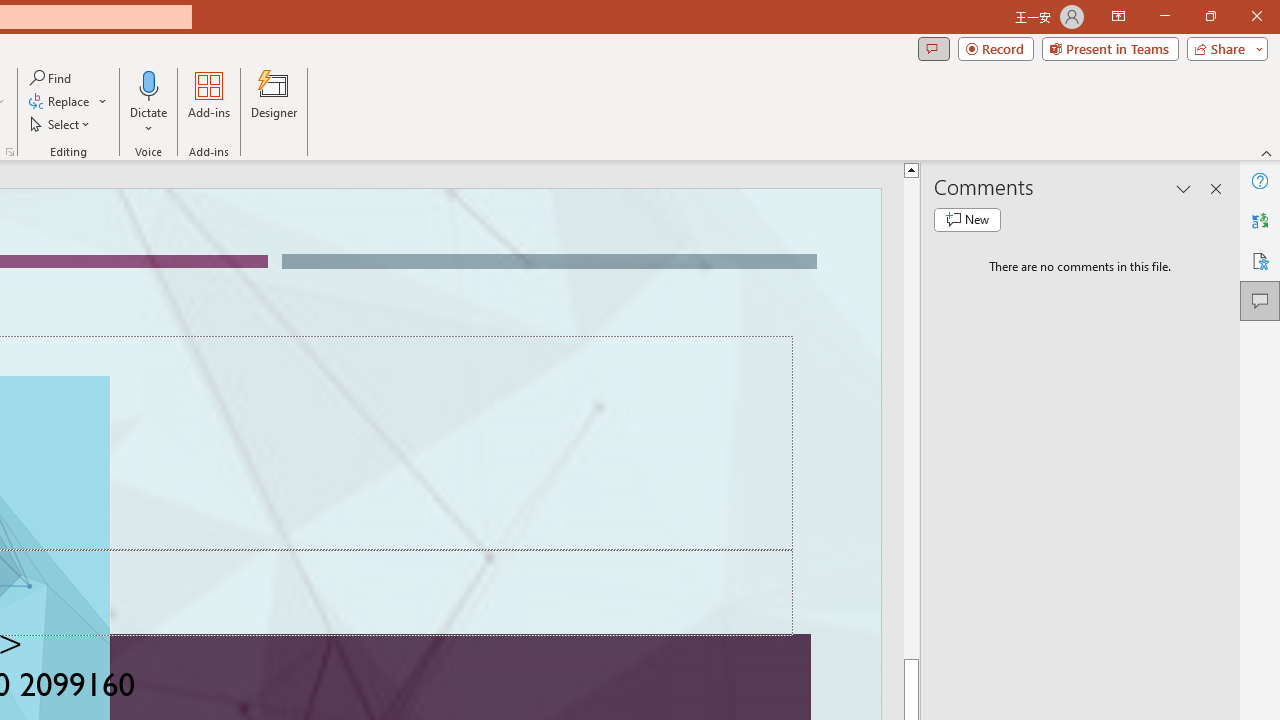 The image size is (1280, 720). What do you see at coordinates (1164, 16) in the screenshot?
I see `'Minimize'` at bounding box center [1164, 16].